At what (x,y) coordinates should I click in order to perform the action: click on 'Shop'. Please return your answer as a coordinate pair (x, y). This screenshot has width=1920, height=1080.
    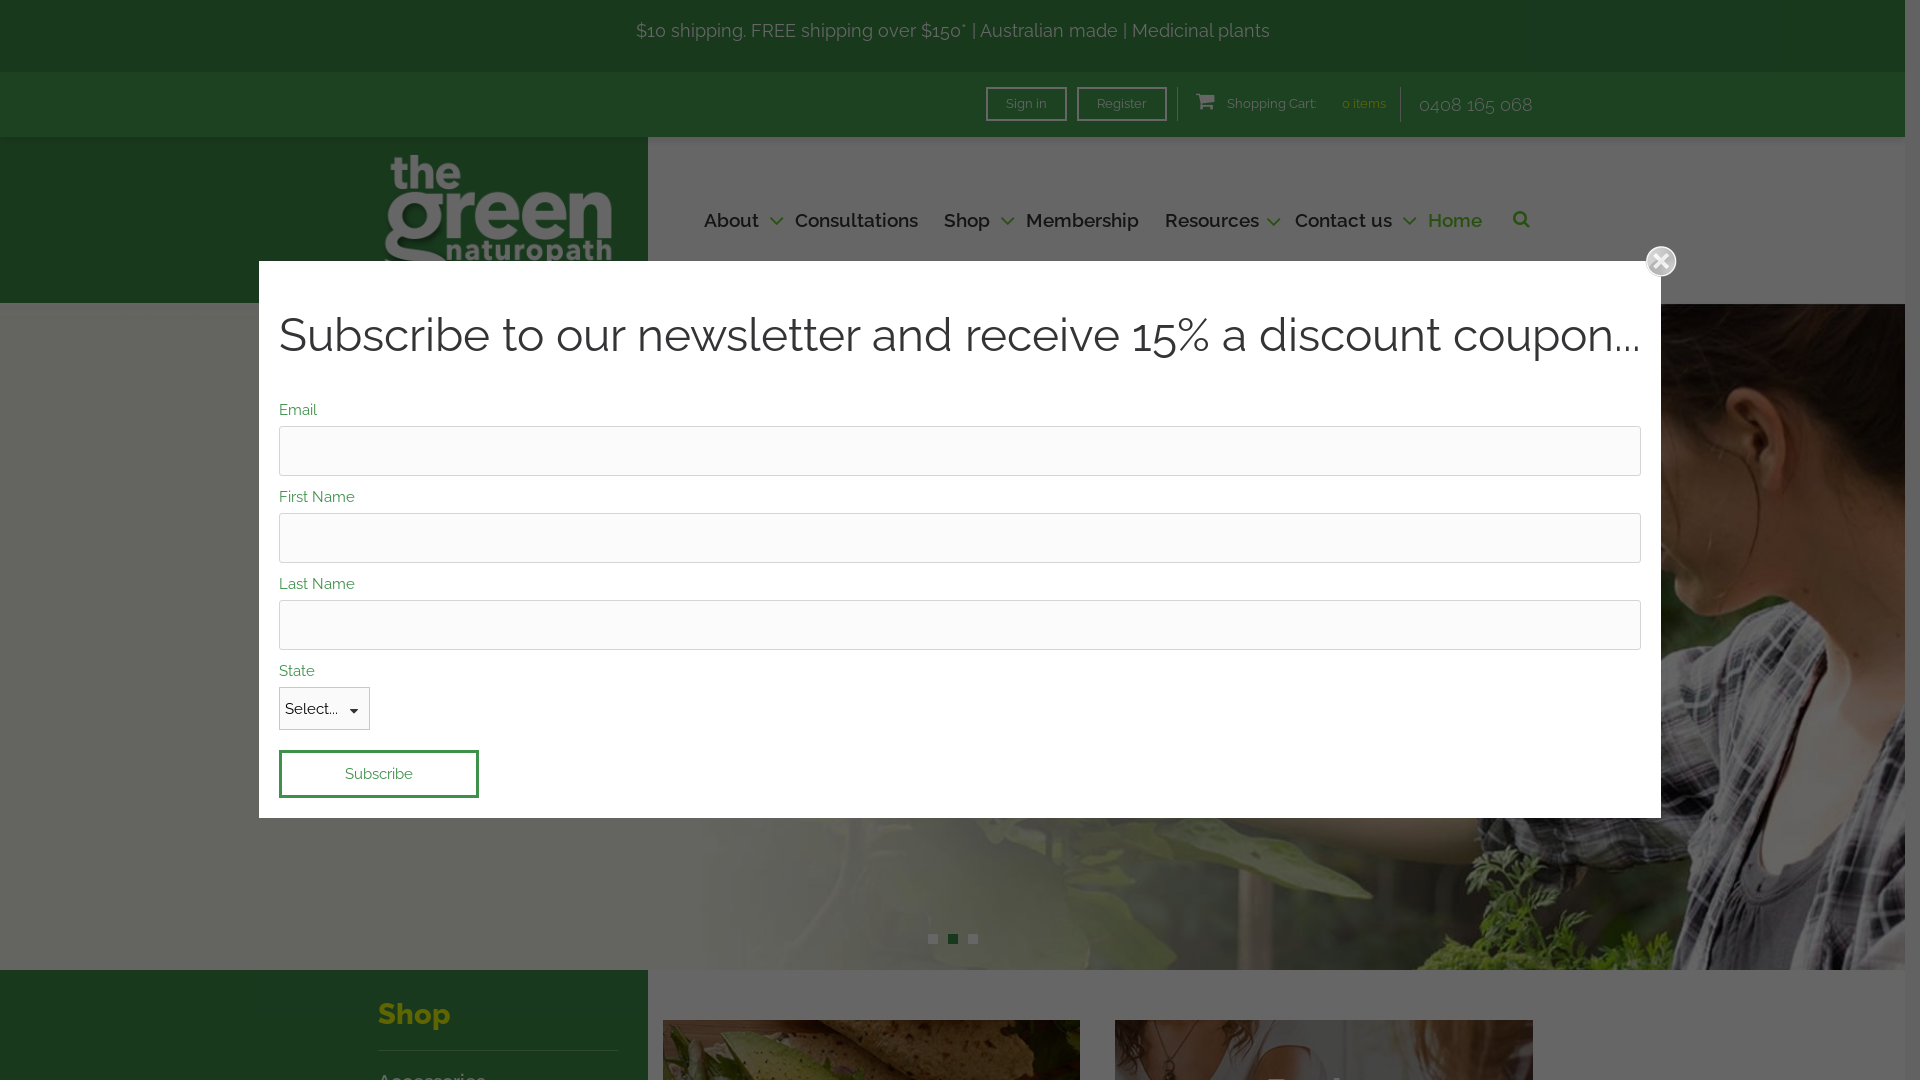
    Looking at the image, I should click on (943, 219).